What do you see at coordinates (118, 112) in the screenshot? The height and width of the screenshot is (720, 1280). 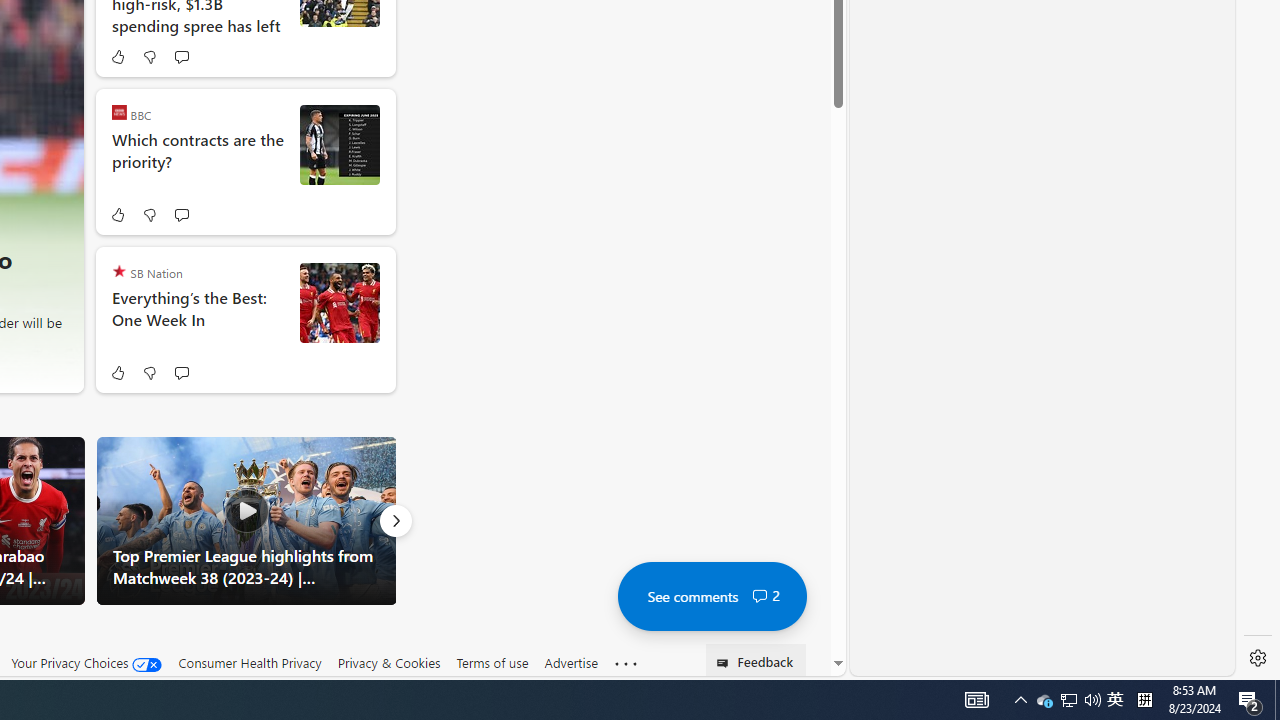 I see `'BBC'` at bounding box center [118, 112].